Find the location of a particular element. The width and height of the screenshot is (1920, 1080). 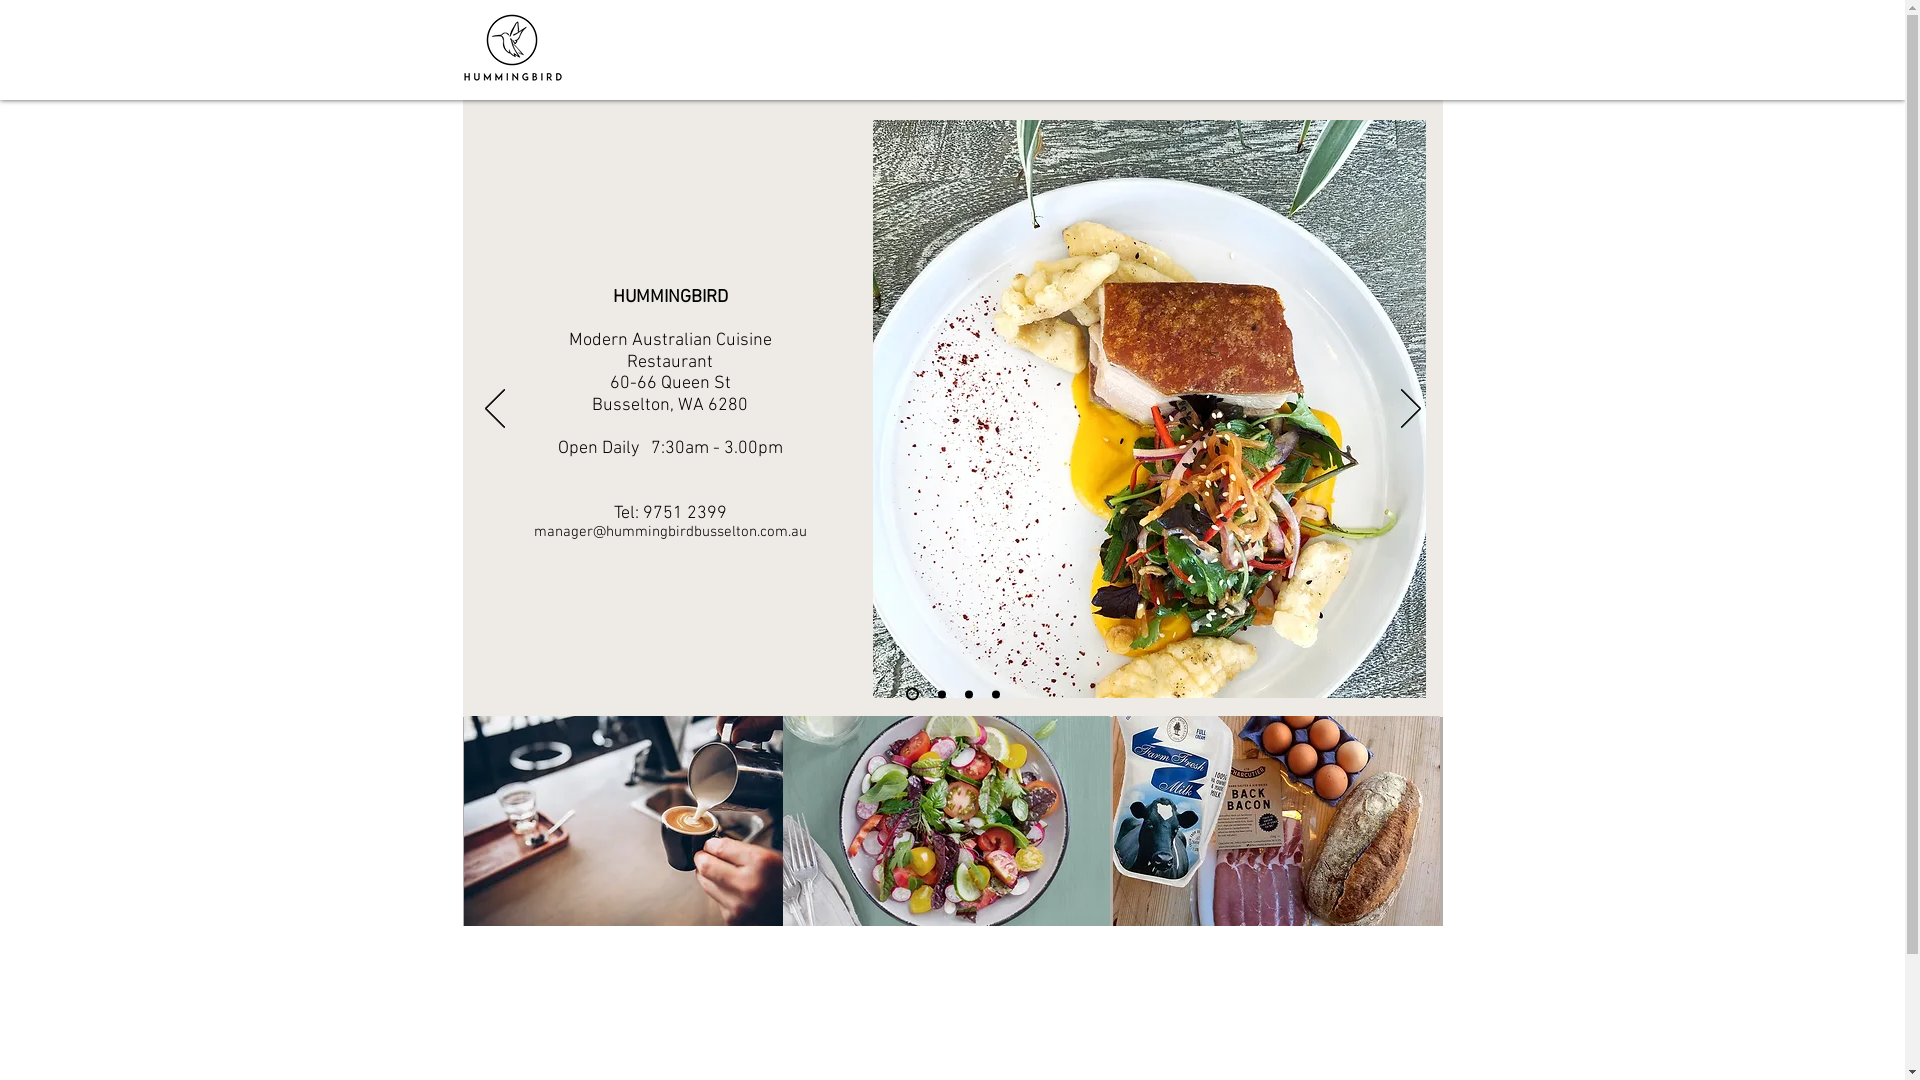

'9751 2399' is located at coordinates (683, 512).